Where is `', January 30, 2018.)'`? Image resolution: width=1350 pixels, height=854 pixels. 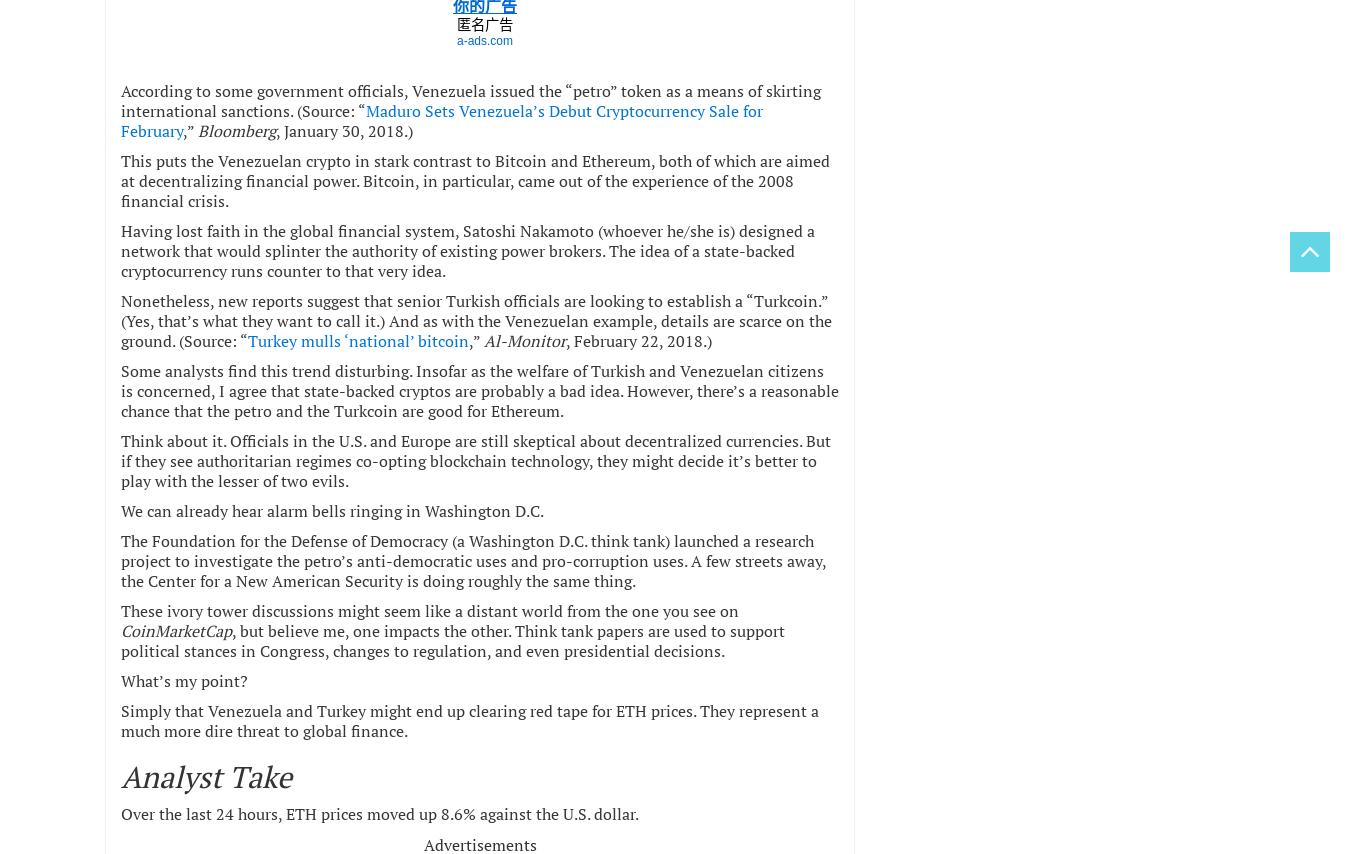 ', January 30, 2018.)' is located at coordinates (344, 128).